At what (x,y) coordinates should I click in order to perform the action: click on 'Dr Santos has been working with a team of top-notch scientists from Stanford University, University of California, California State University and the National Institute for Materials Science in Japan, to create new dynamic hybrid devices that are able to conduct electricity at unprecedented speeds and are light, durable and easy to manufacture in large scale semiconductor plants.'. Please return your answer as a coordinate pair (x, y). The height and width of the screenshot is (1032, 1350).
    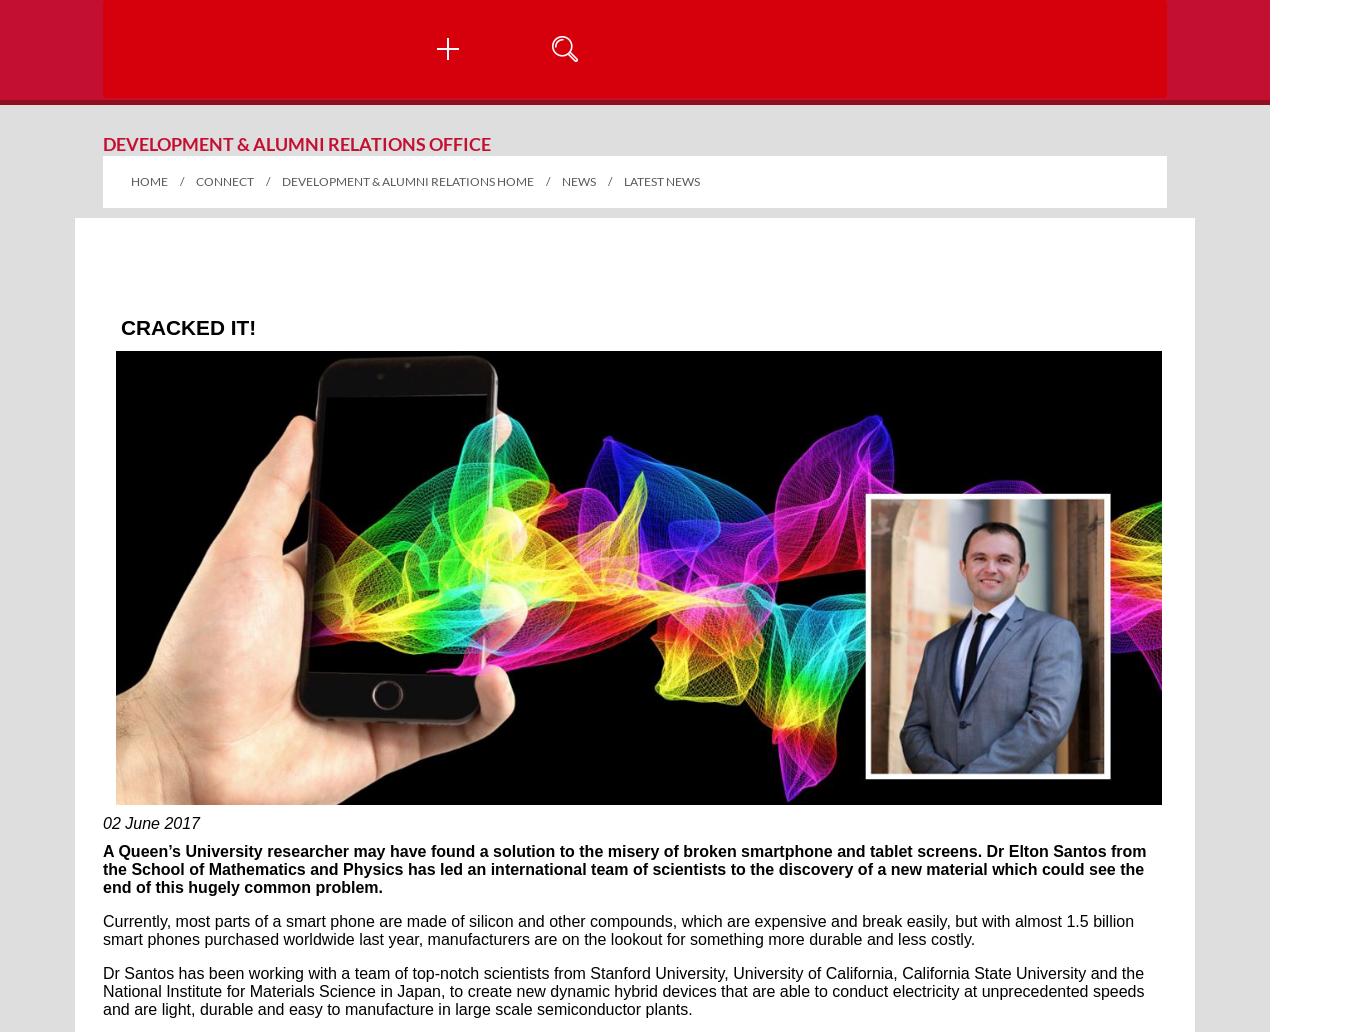
    Looking at the image, I should click on (623, 990).